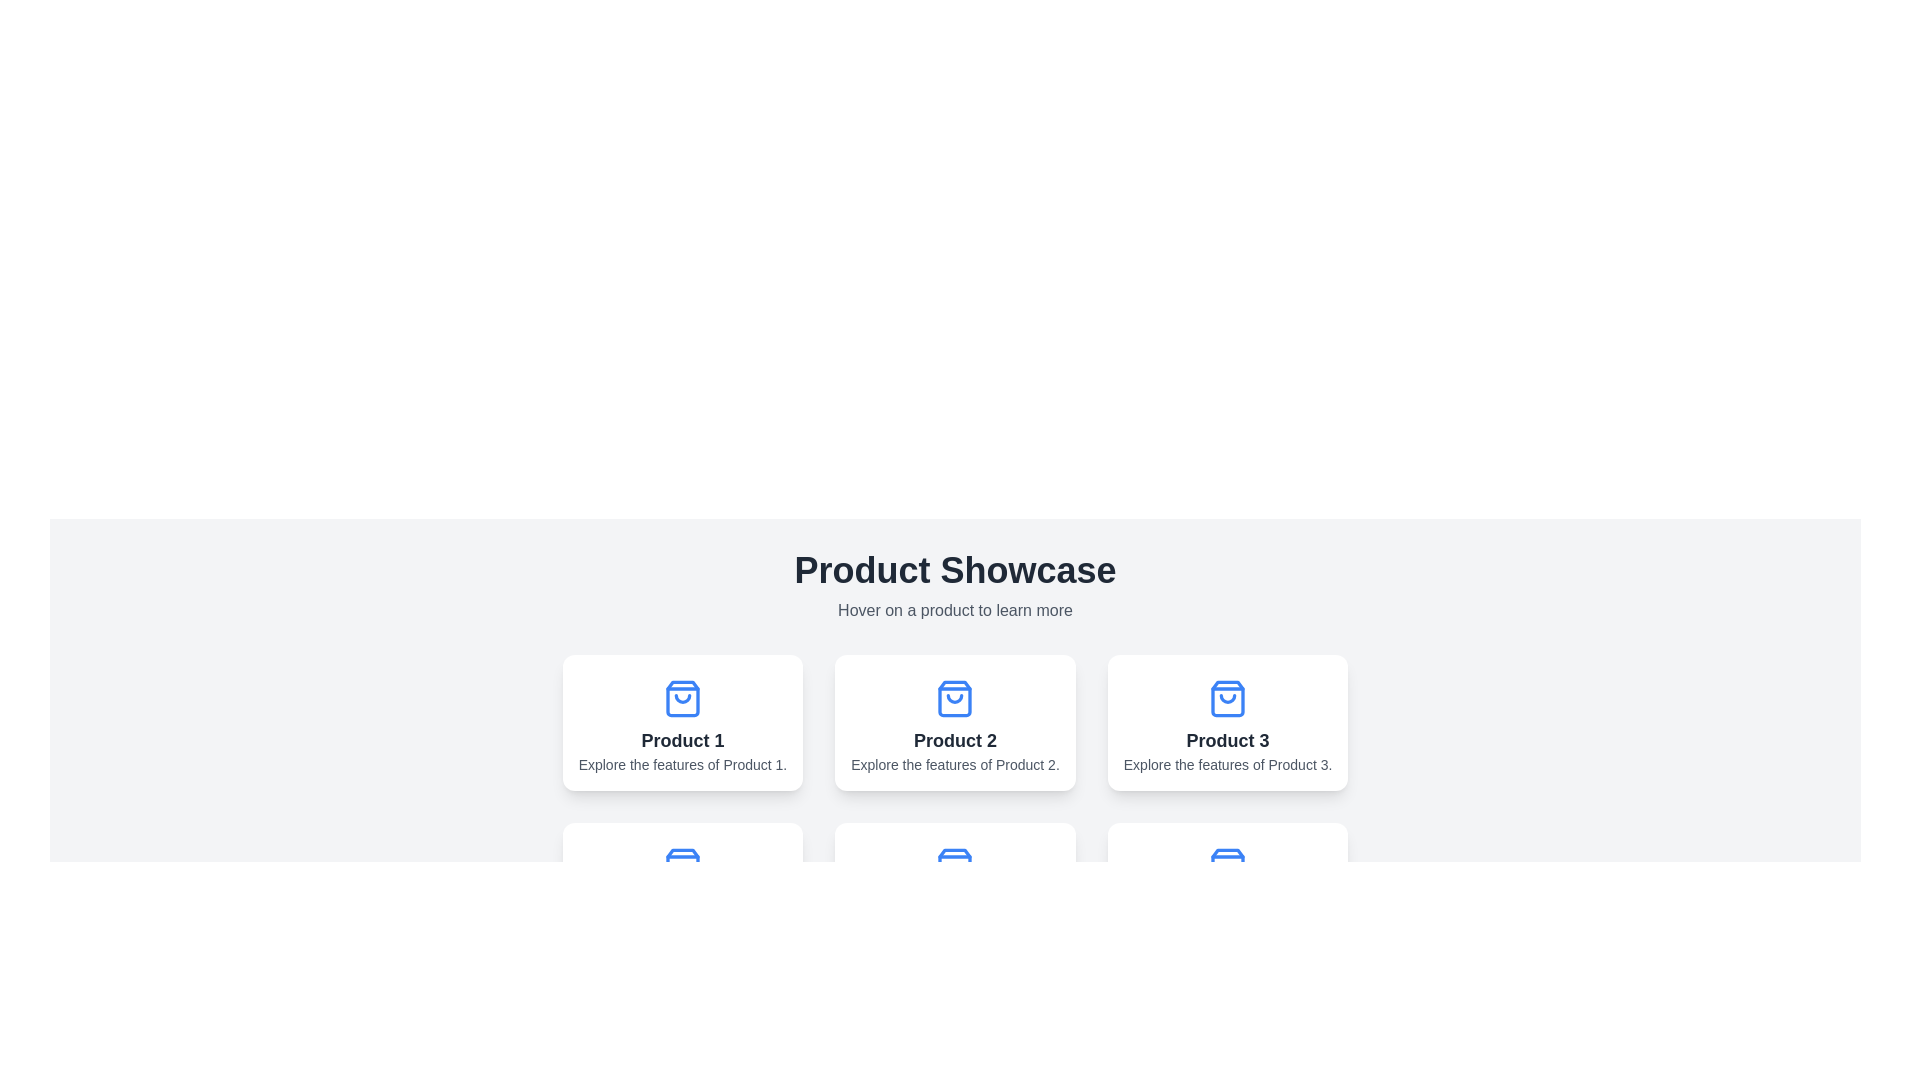 The image size is (1920, 1080). I want to click on the lower portion of the blue shopping bag icon, which is part of the 'Product 2' card in the 'Product Showcase' section, so click(954, 697).